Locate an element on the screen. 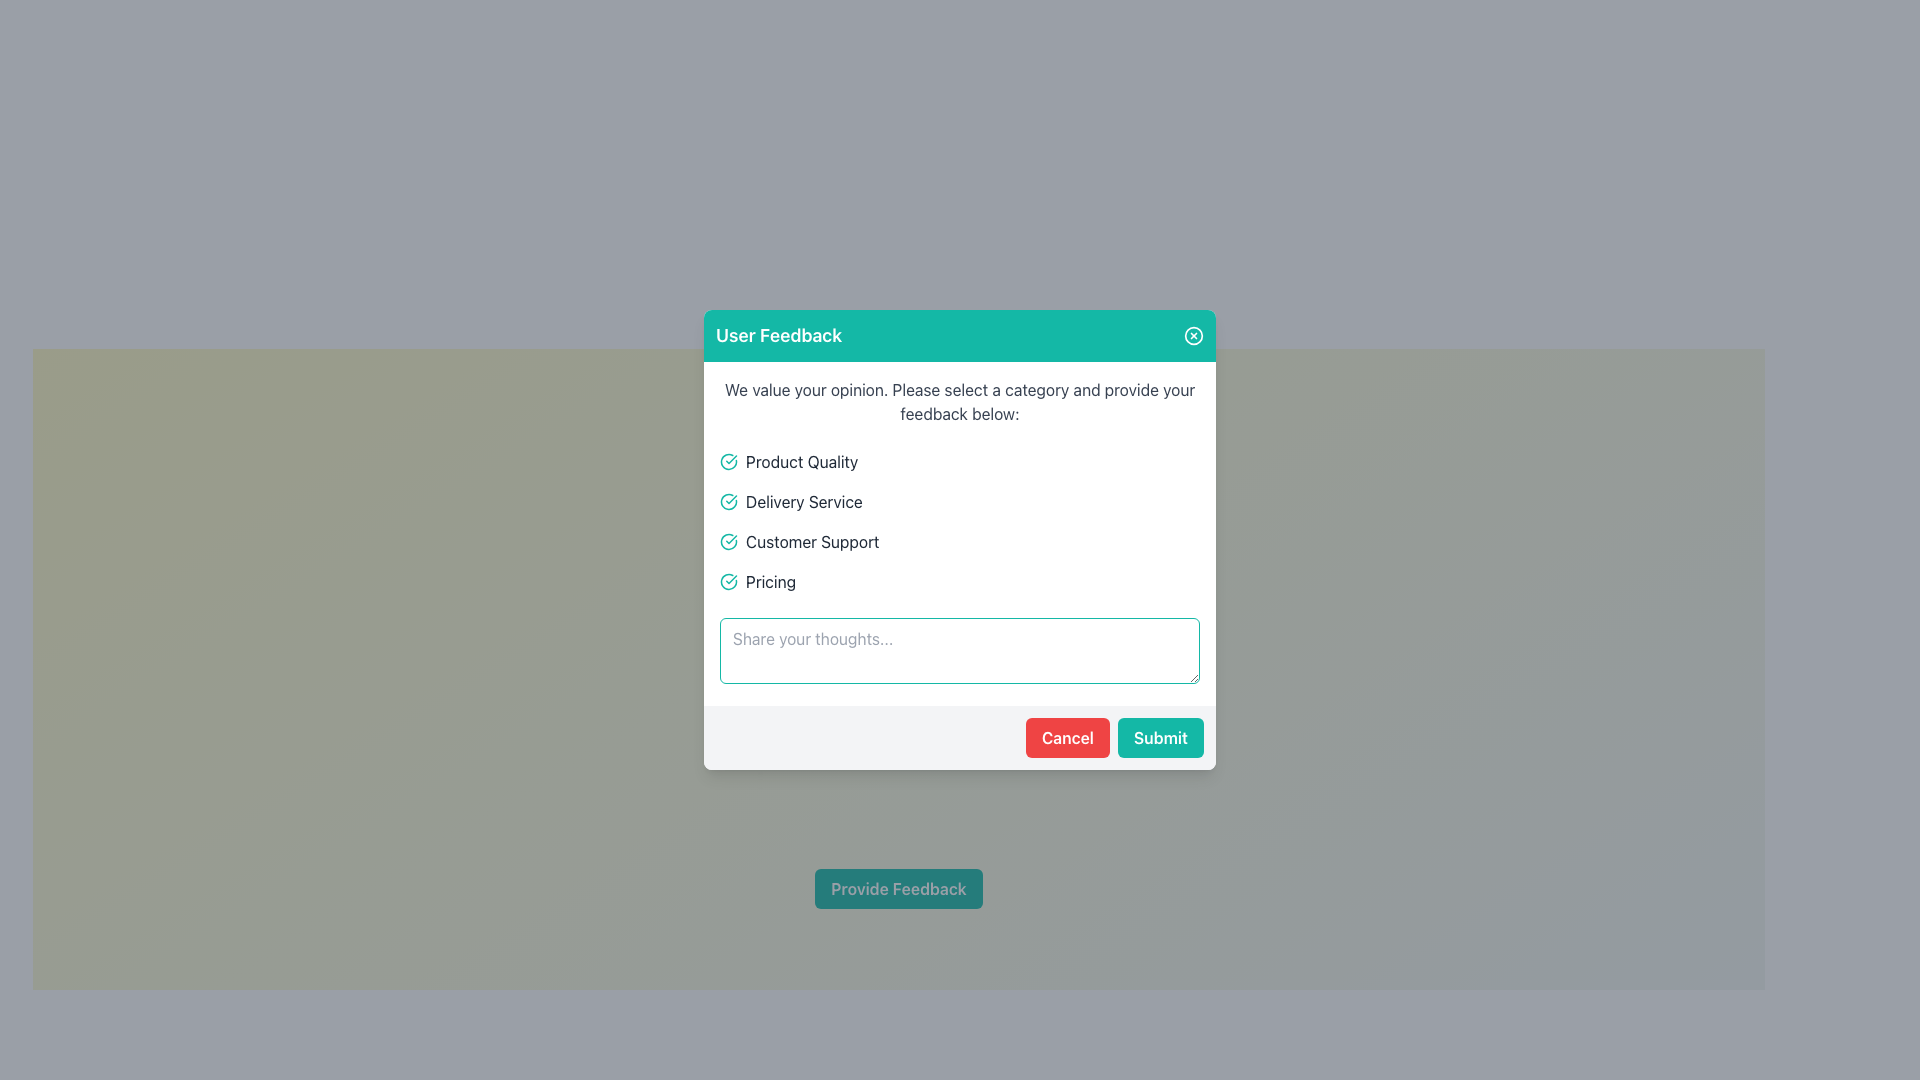  the Decorative icon (checkmark) that indicates selection or confirmation for the 'Customer Support' option in the feedback form, located to the left of the text component in the row is located at coordinates (728, 542).